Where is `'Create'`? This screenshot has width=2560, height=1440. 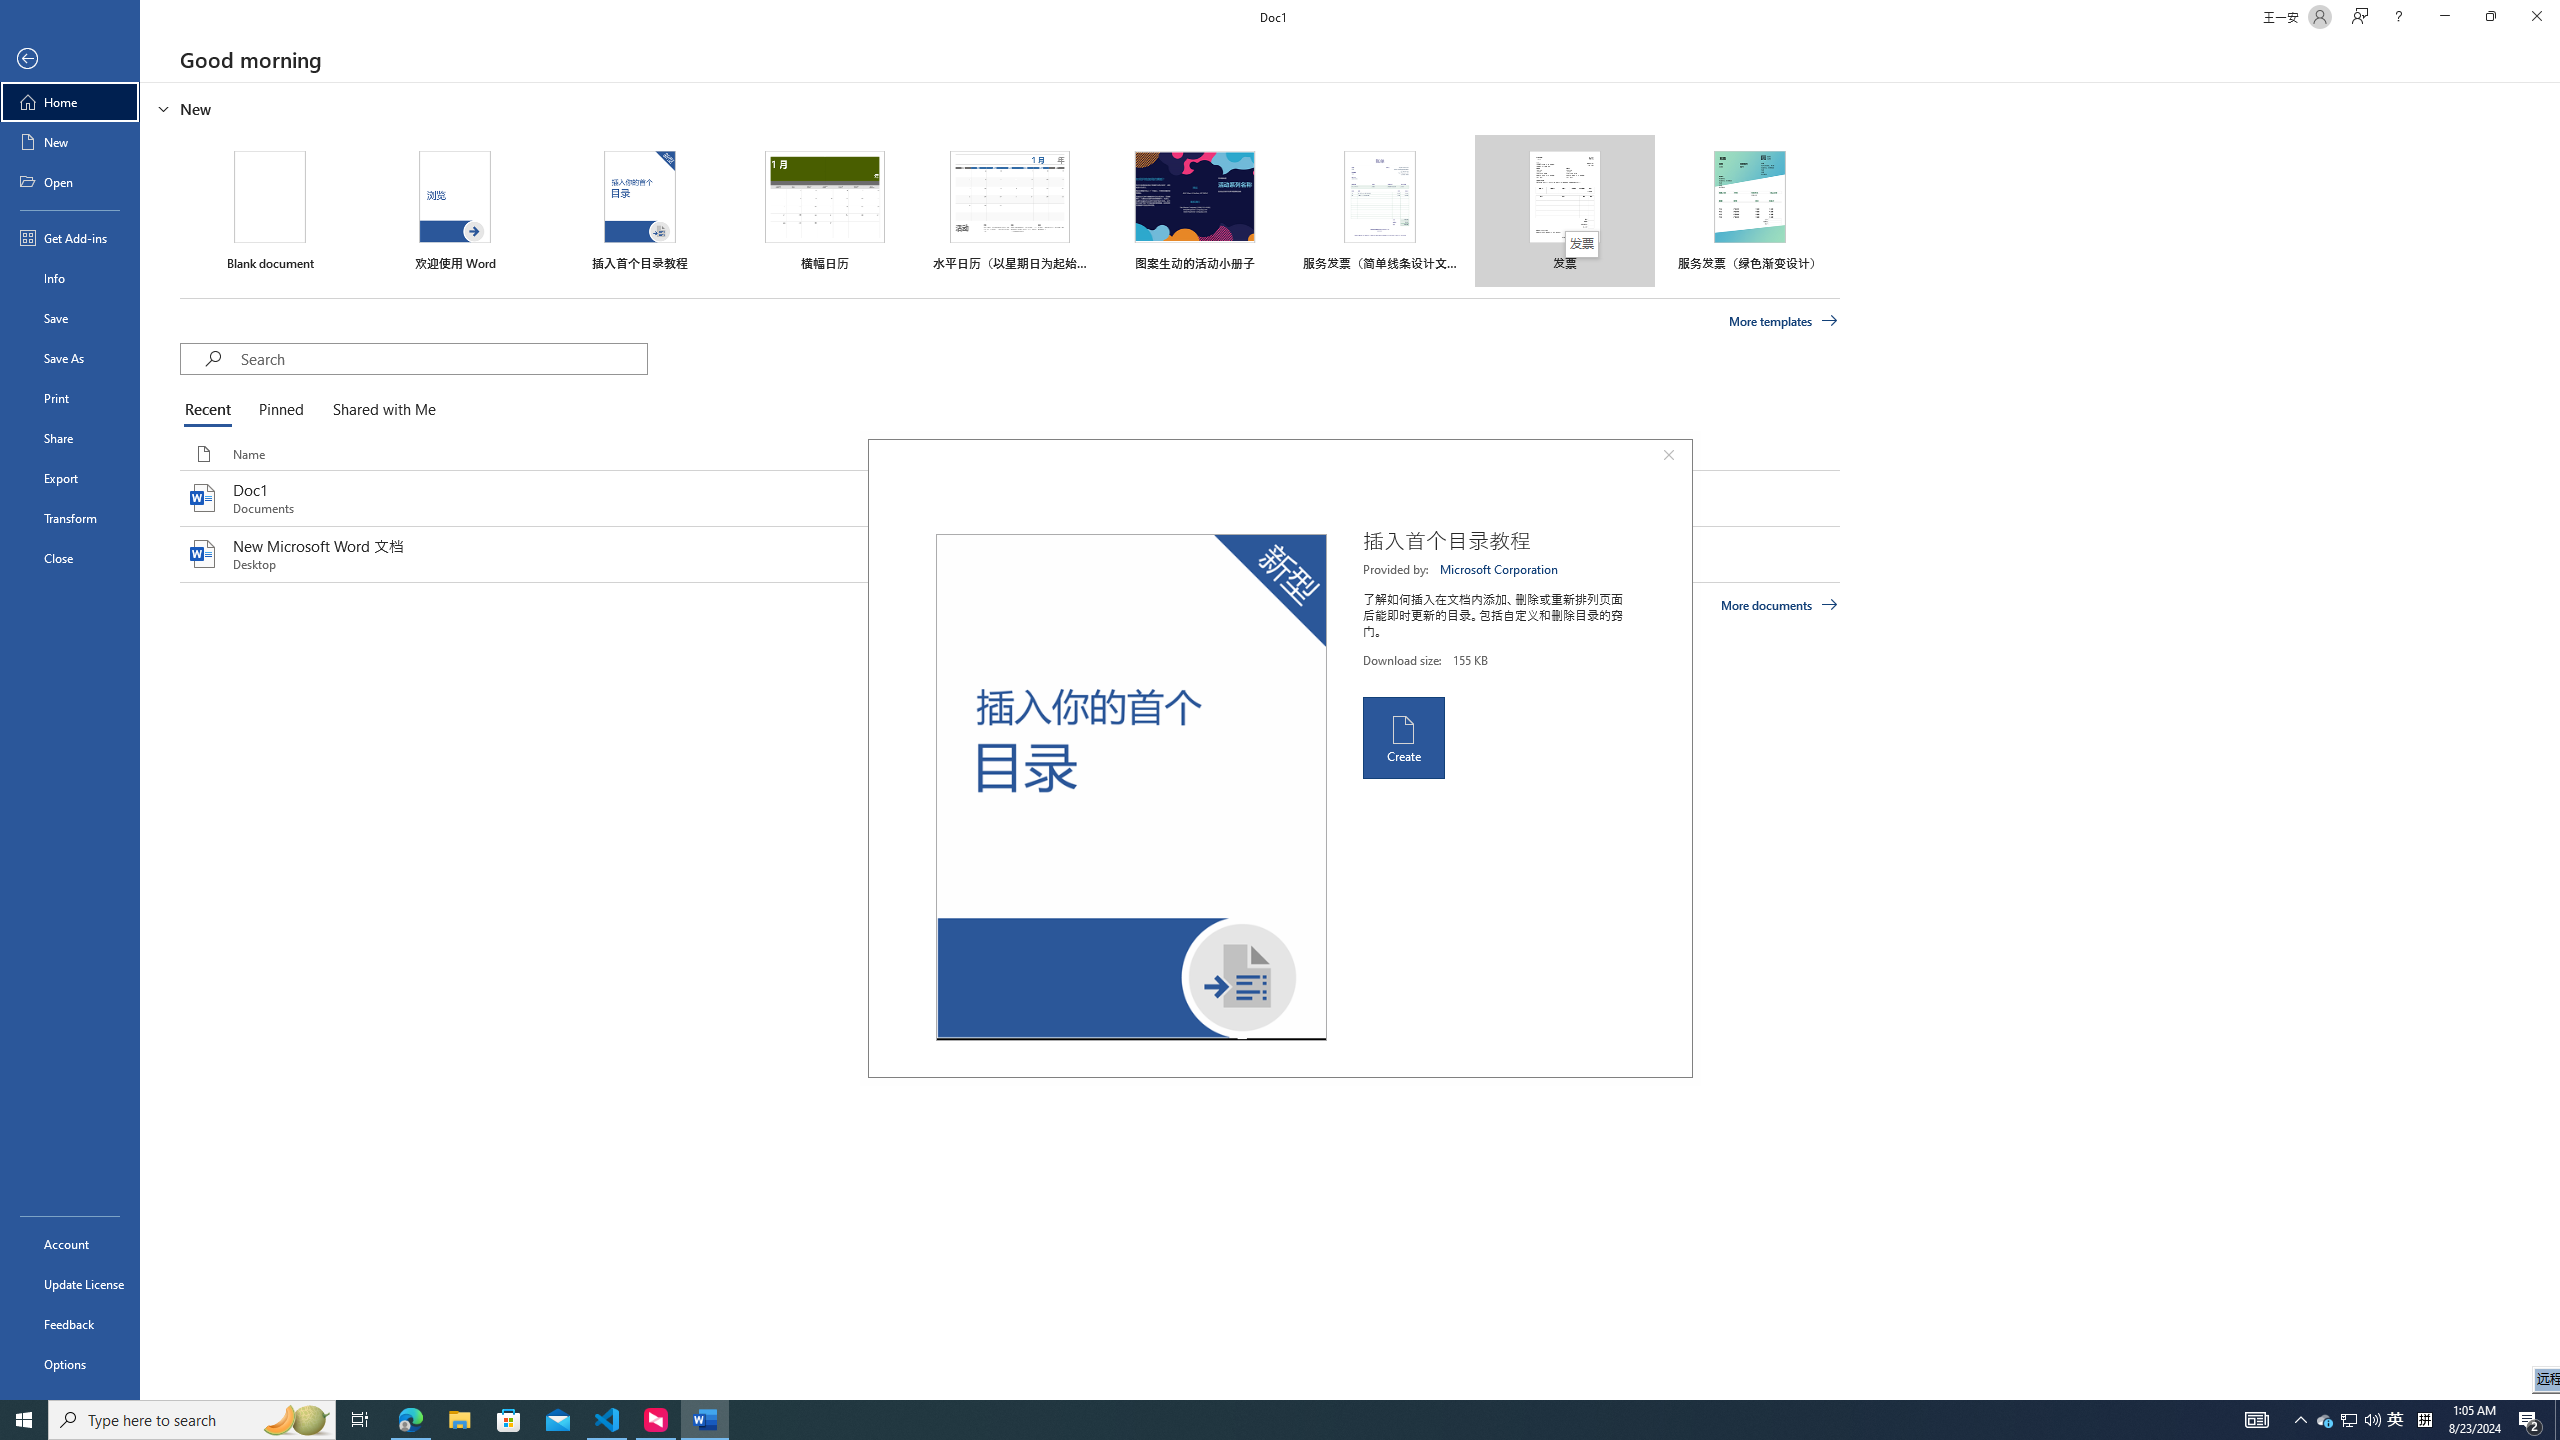 'Create' is located at coordinates (1402, 736).